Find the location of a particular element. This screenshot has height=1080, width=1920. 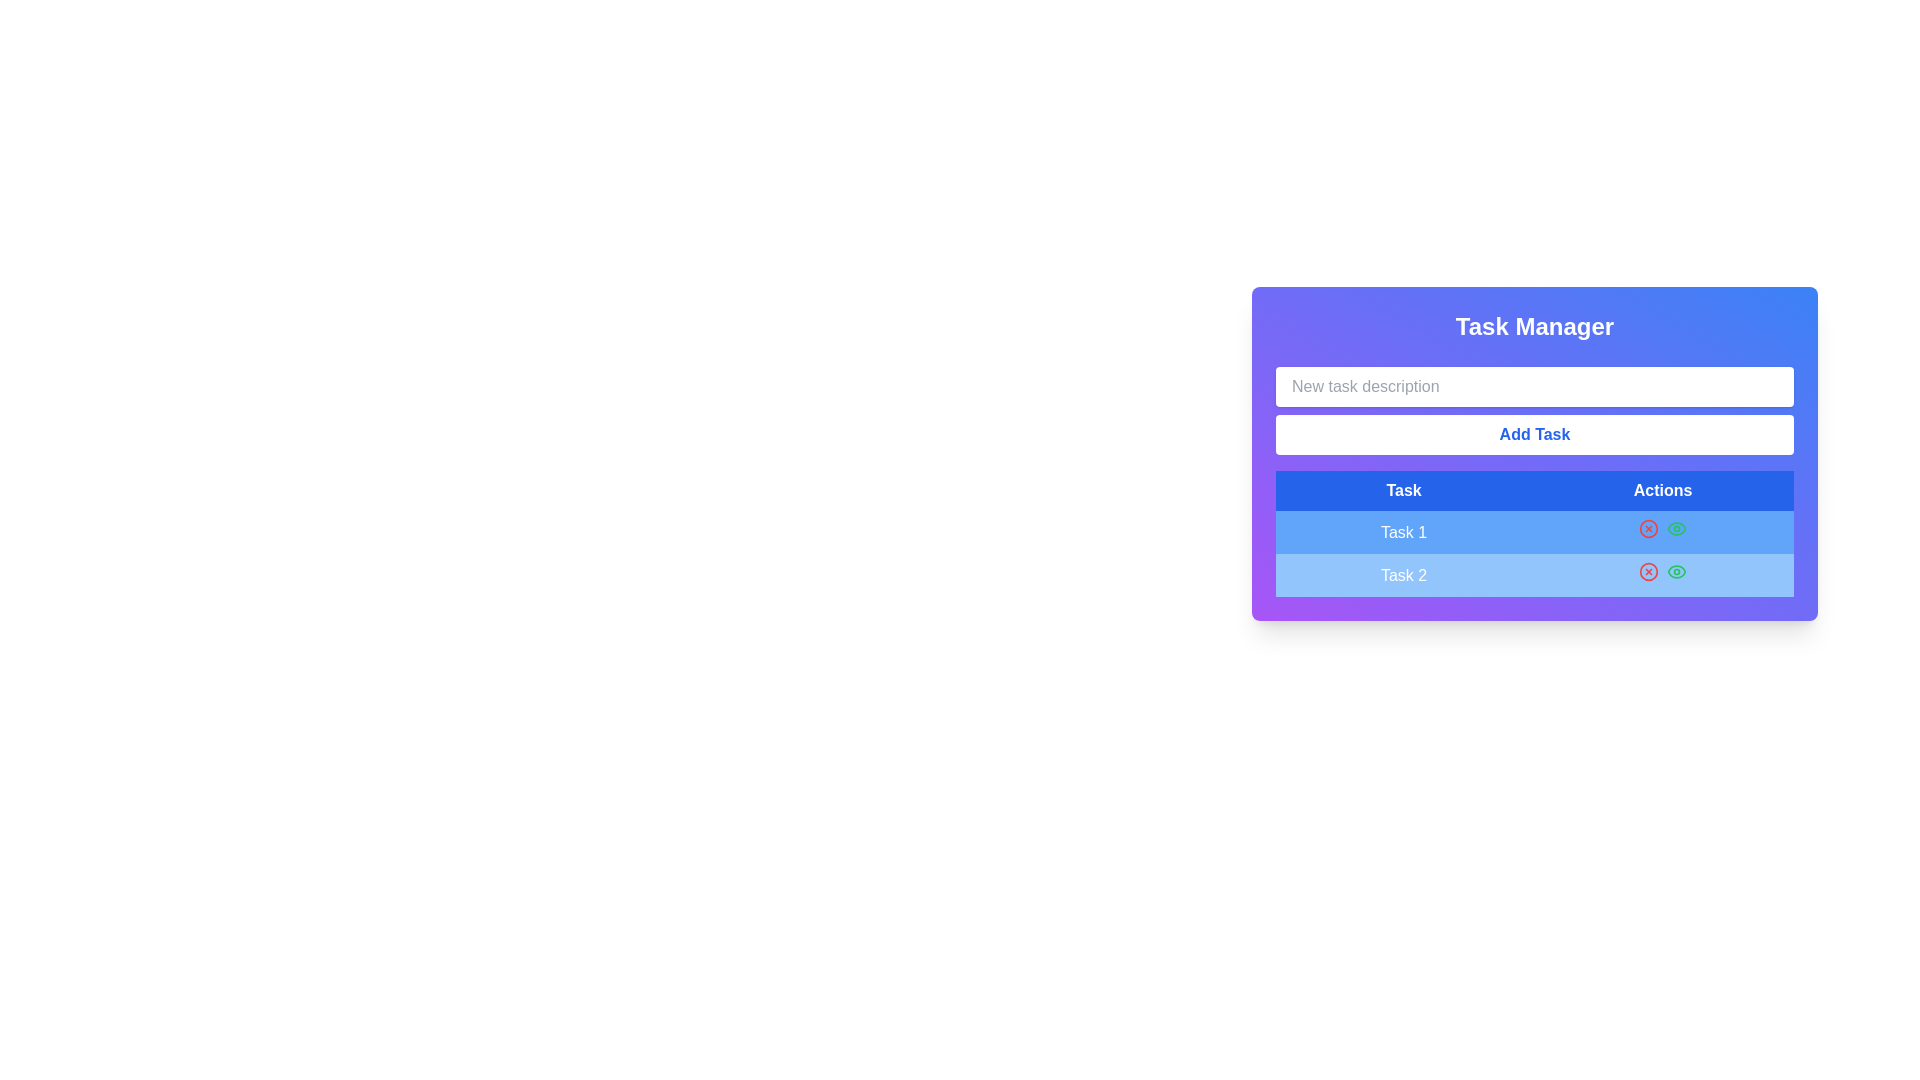

blue text label displaying 'Task 1' located in the first cell of the 'Task' column in the first row of the table is located at coordinates (1403, 531).